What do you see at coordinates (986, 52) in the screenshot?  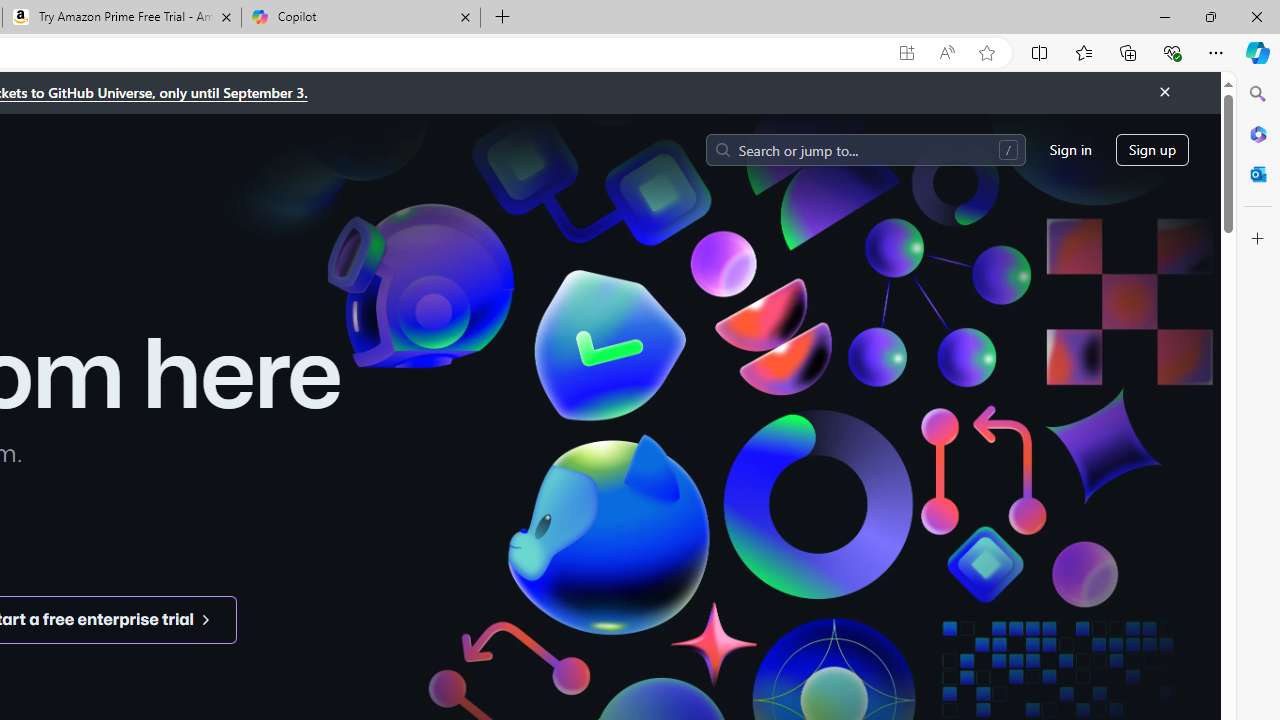 I see `'Add this page to favorites (Ctrl+D)'` at bounding box center [986, 52].